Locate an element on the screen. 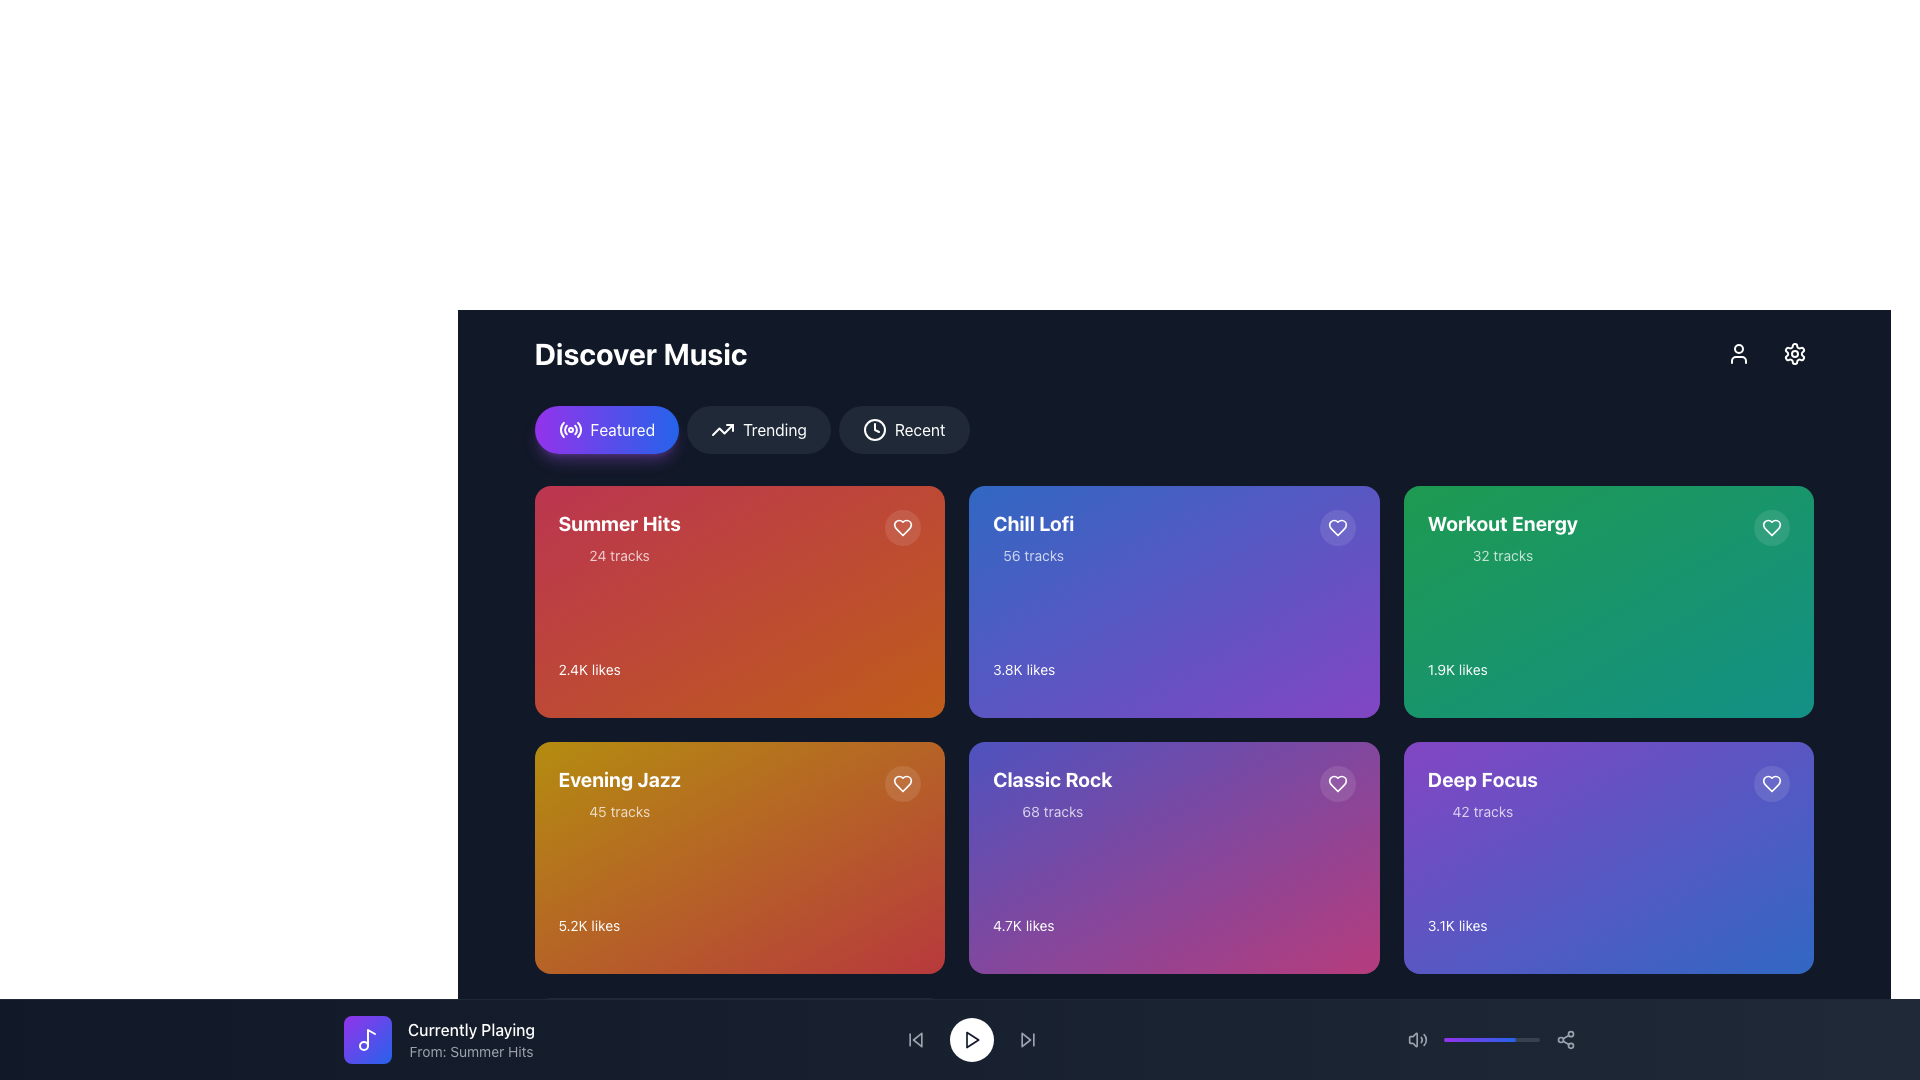 This screenshot has width=1920, height=1080. the heart-shaped icon in the top-right corner of the 'Summer Hits' card, which represents favorites or likes is located at coordinates (902, 527).